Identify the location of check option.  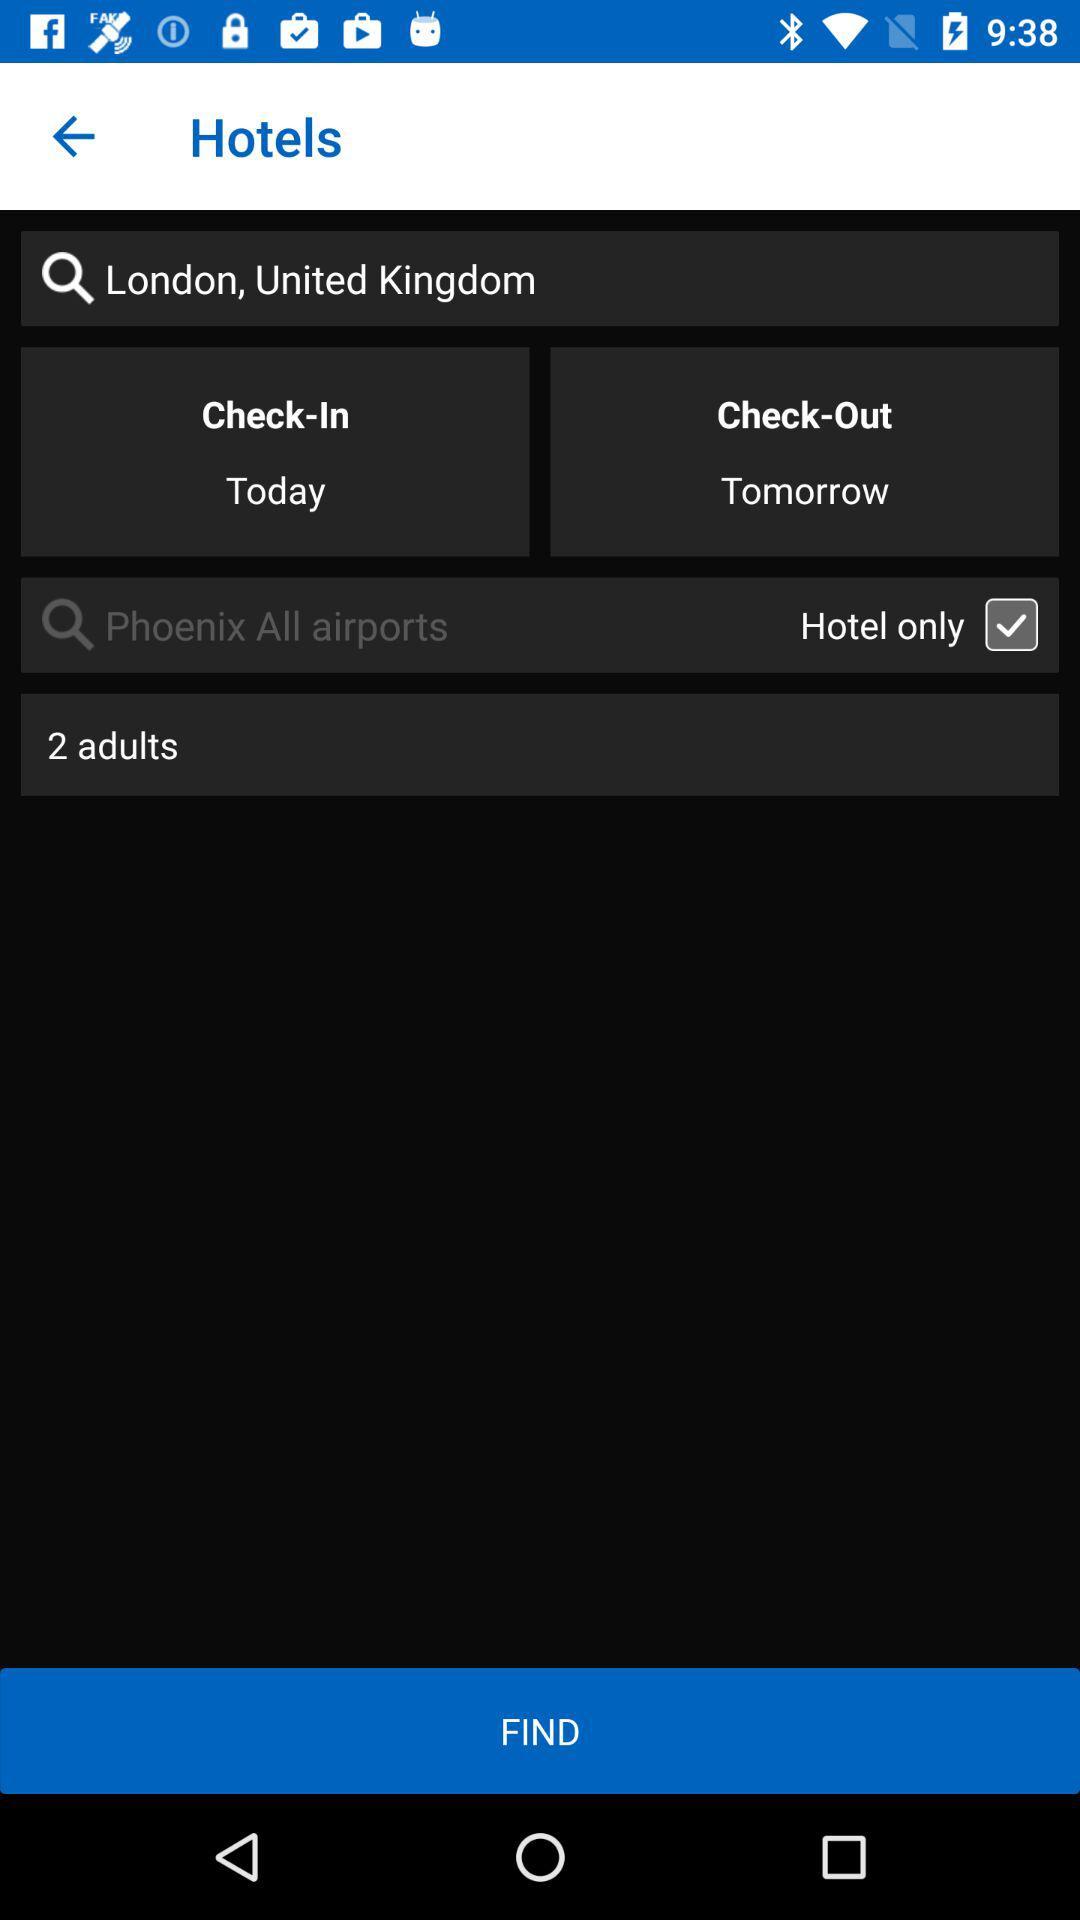
(1011, 623).